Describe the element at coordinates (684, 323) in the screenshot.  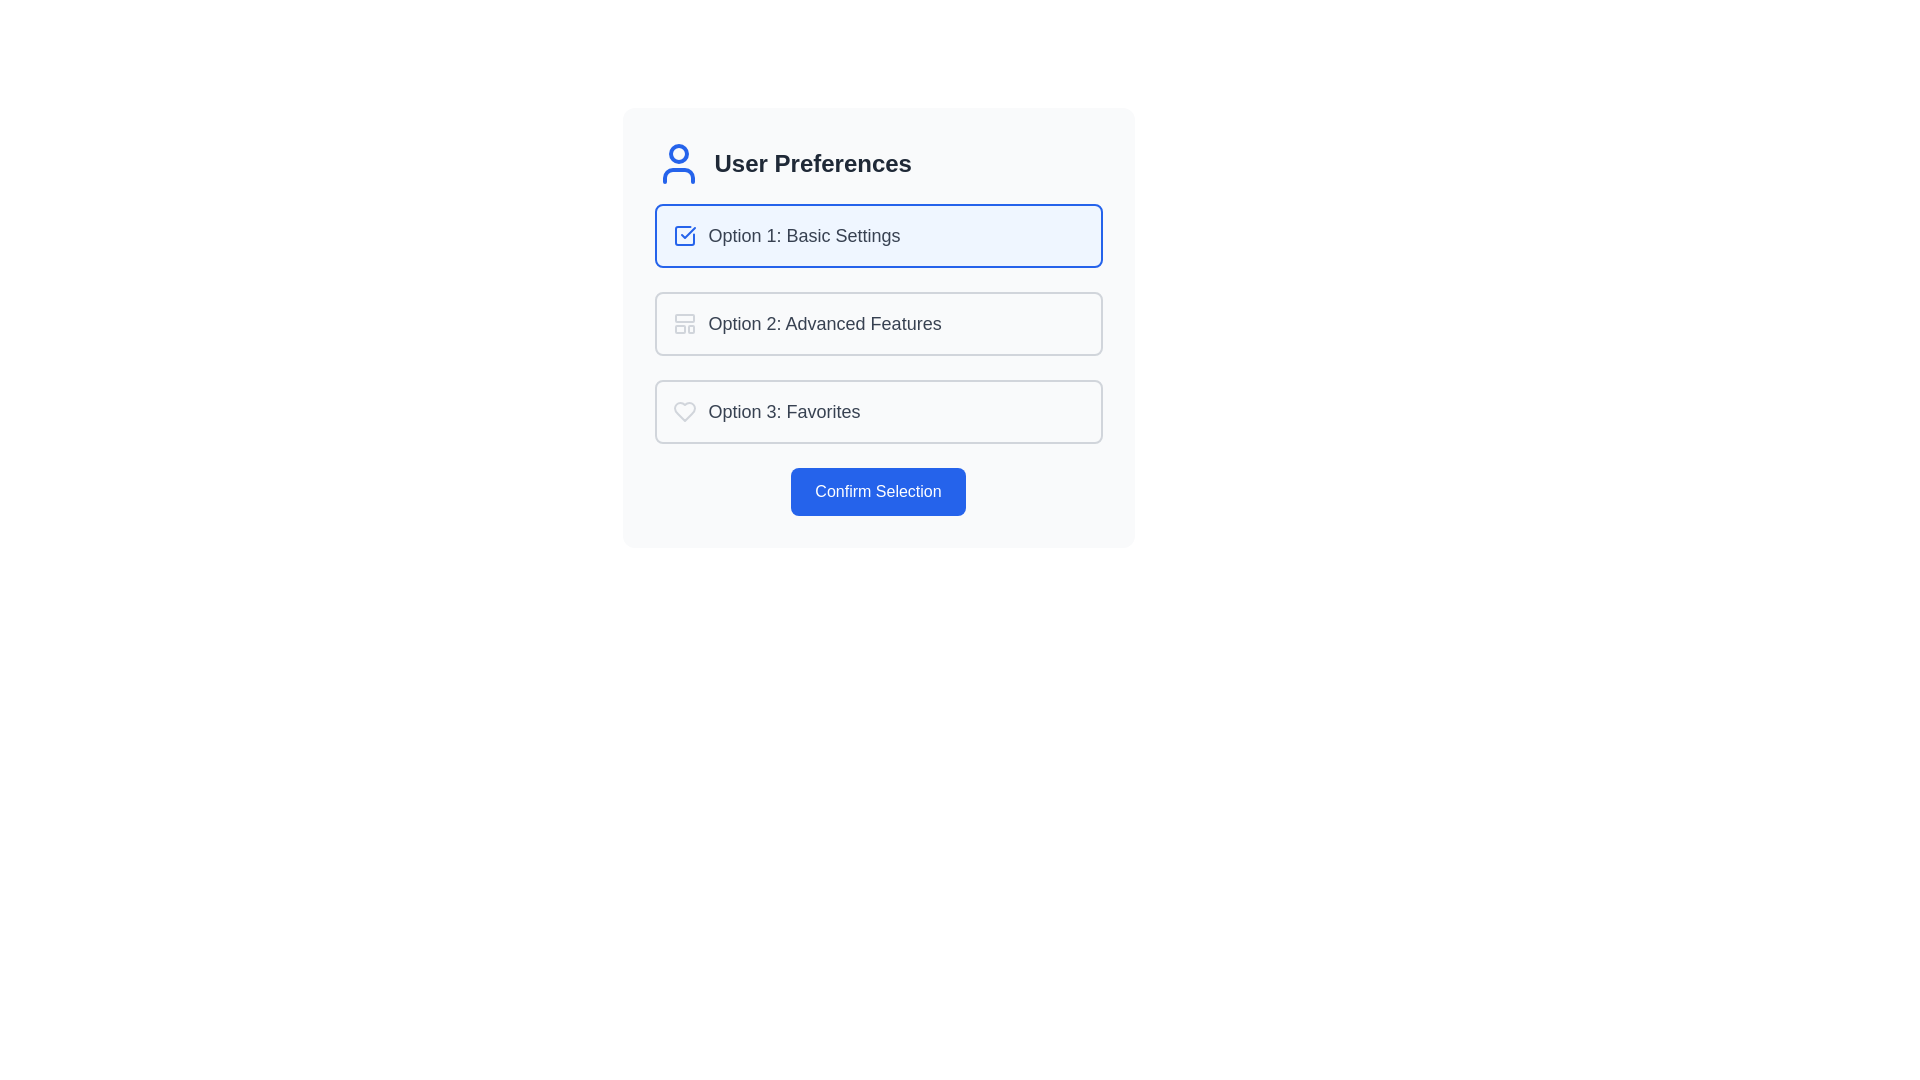
I see `the non-interactive SVG graphical icon representing 'Option 2: Advanced Features', located to the left of the corresponding text` at that location.